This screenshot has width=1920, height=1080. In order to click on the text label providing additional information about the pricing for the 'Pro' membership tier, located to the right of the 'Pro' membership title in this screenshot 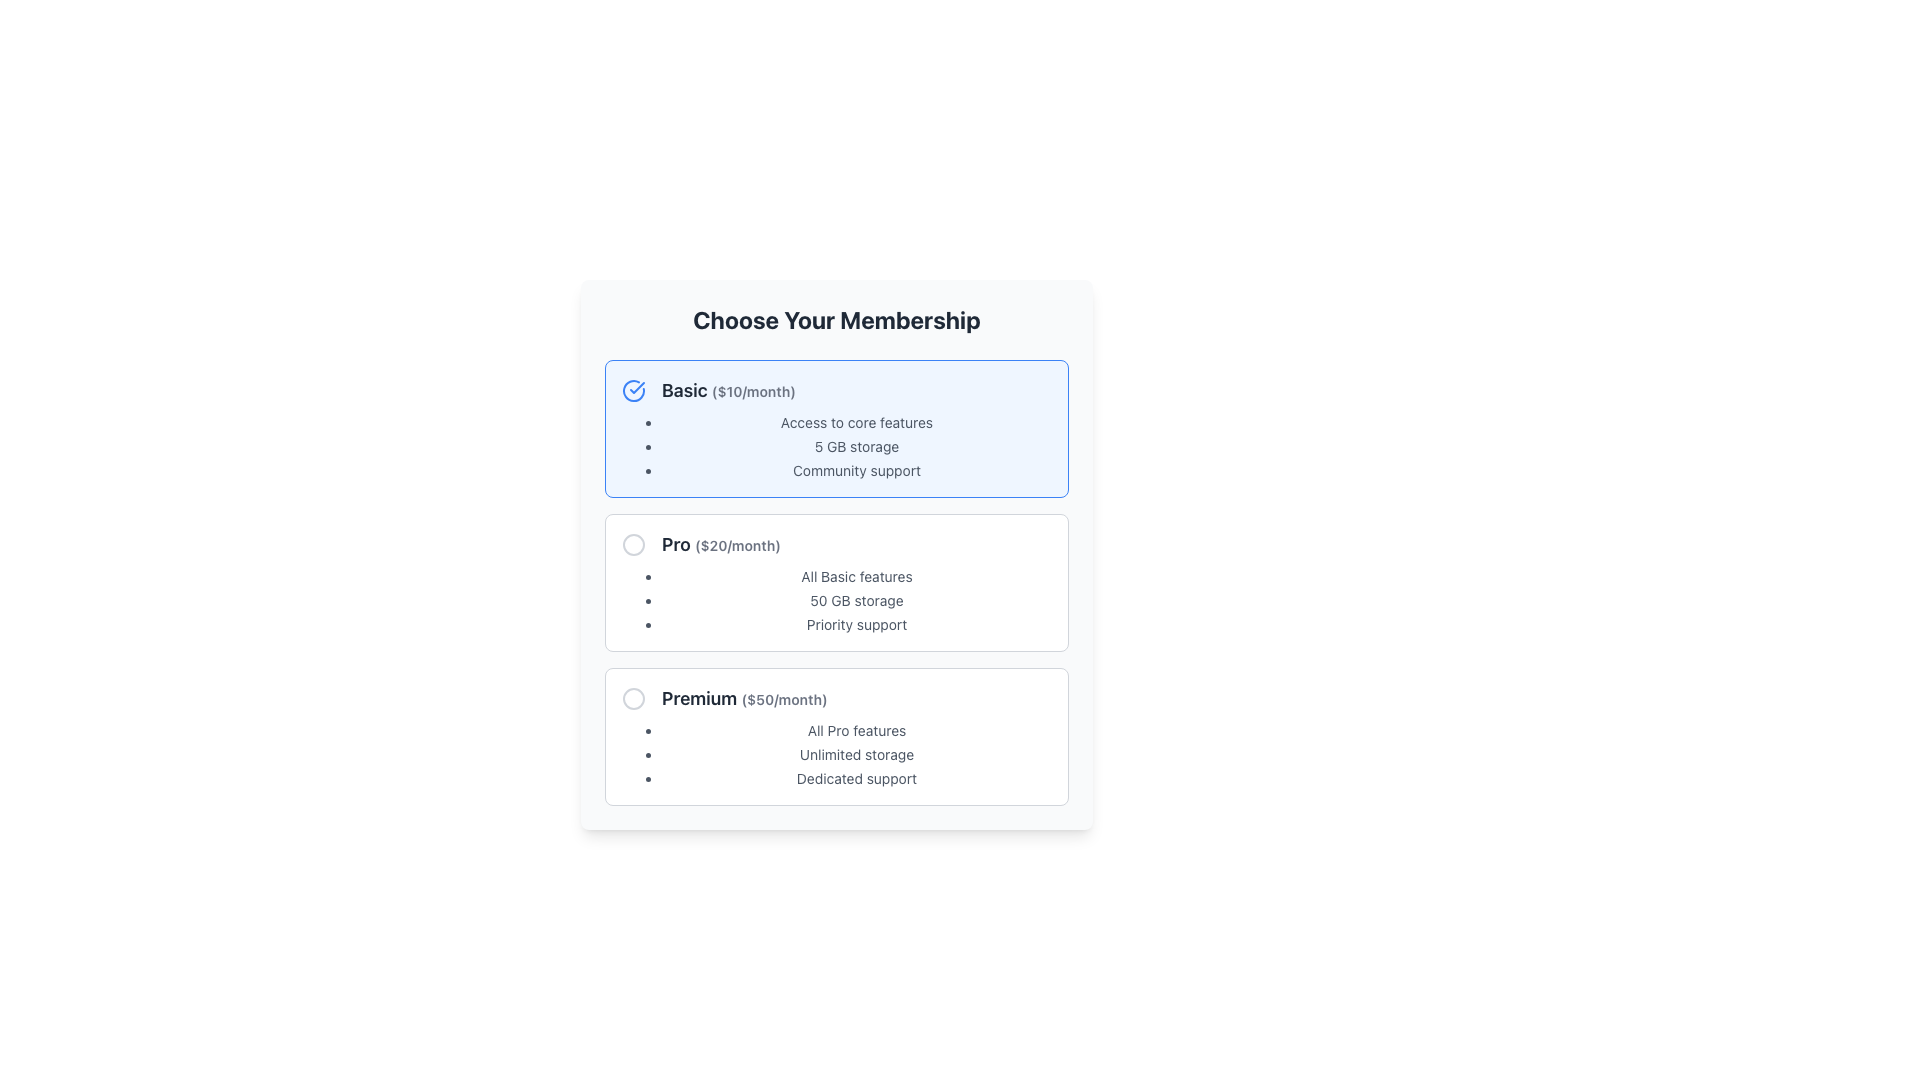, I will do `click(736, 545)`.